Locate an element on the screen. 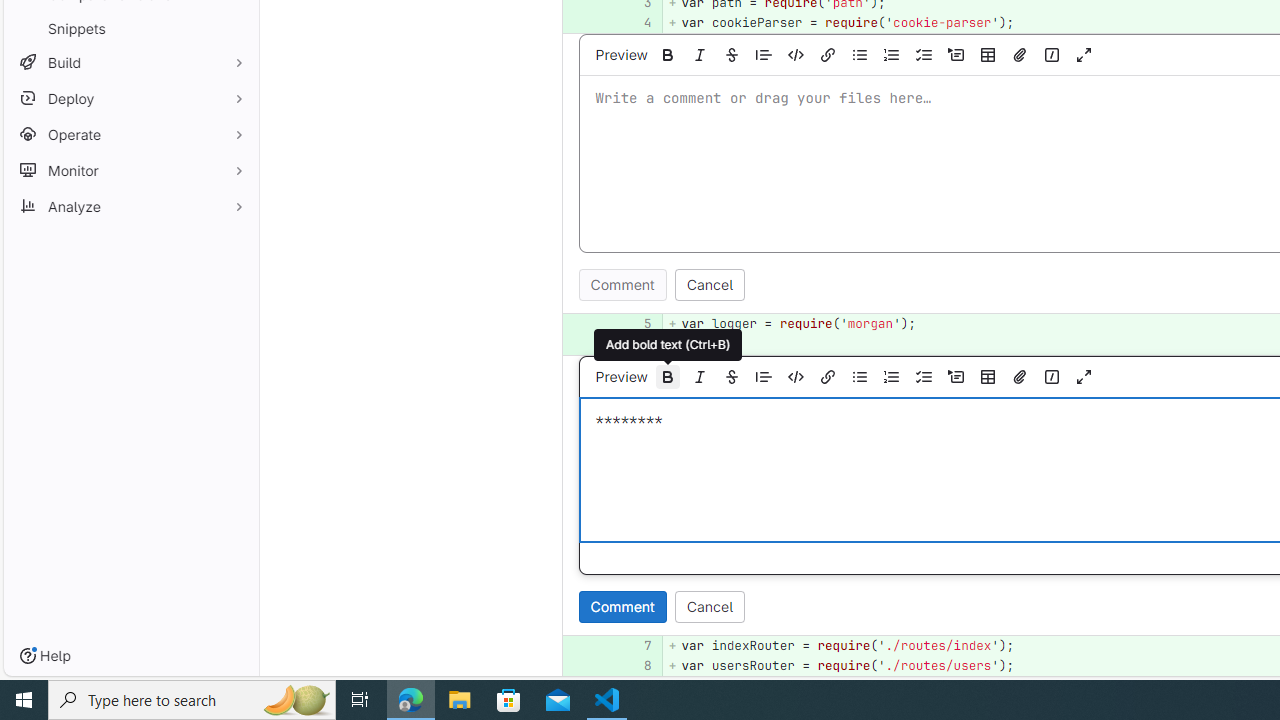  'Build' is located at coordinates (130, 61).